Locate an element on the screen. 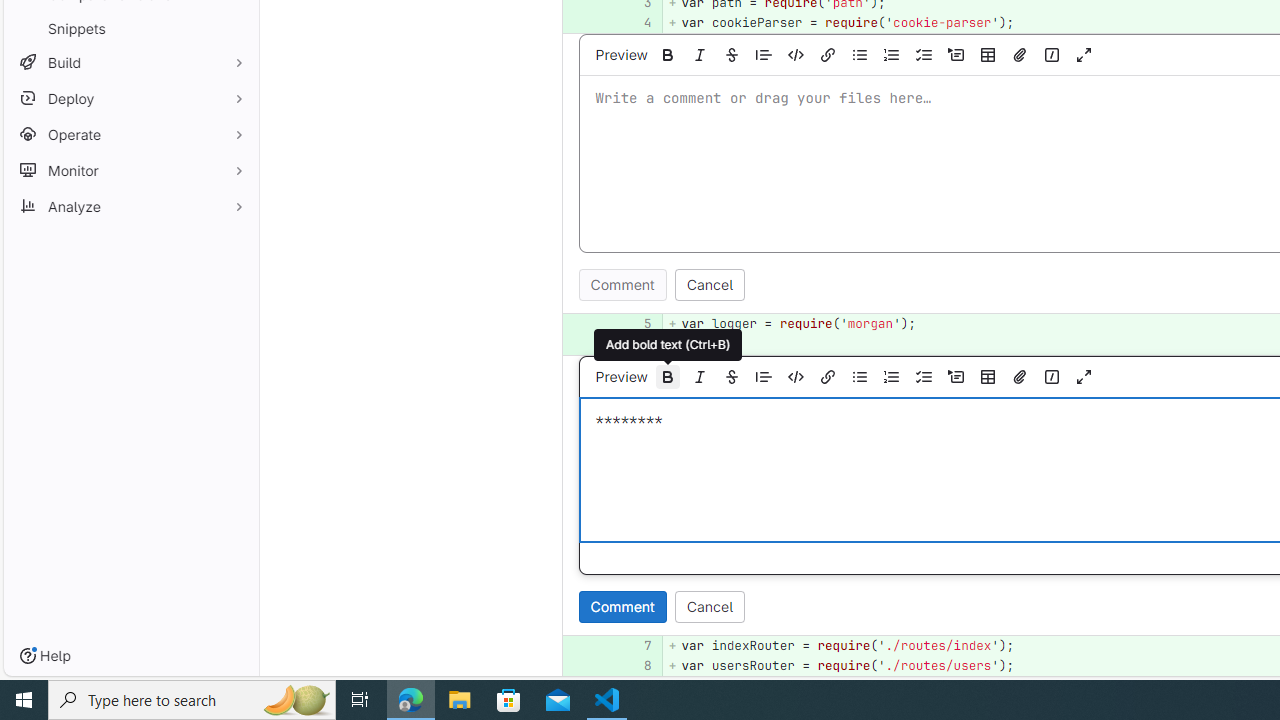  'Build' is located at coordinates (130, 61).